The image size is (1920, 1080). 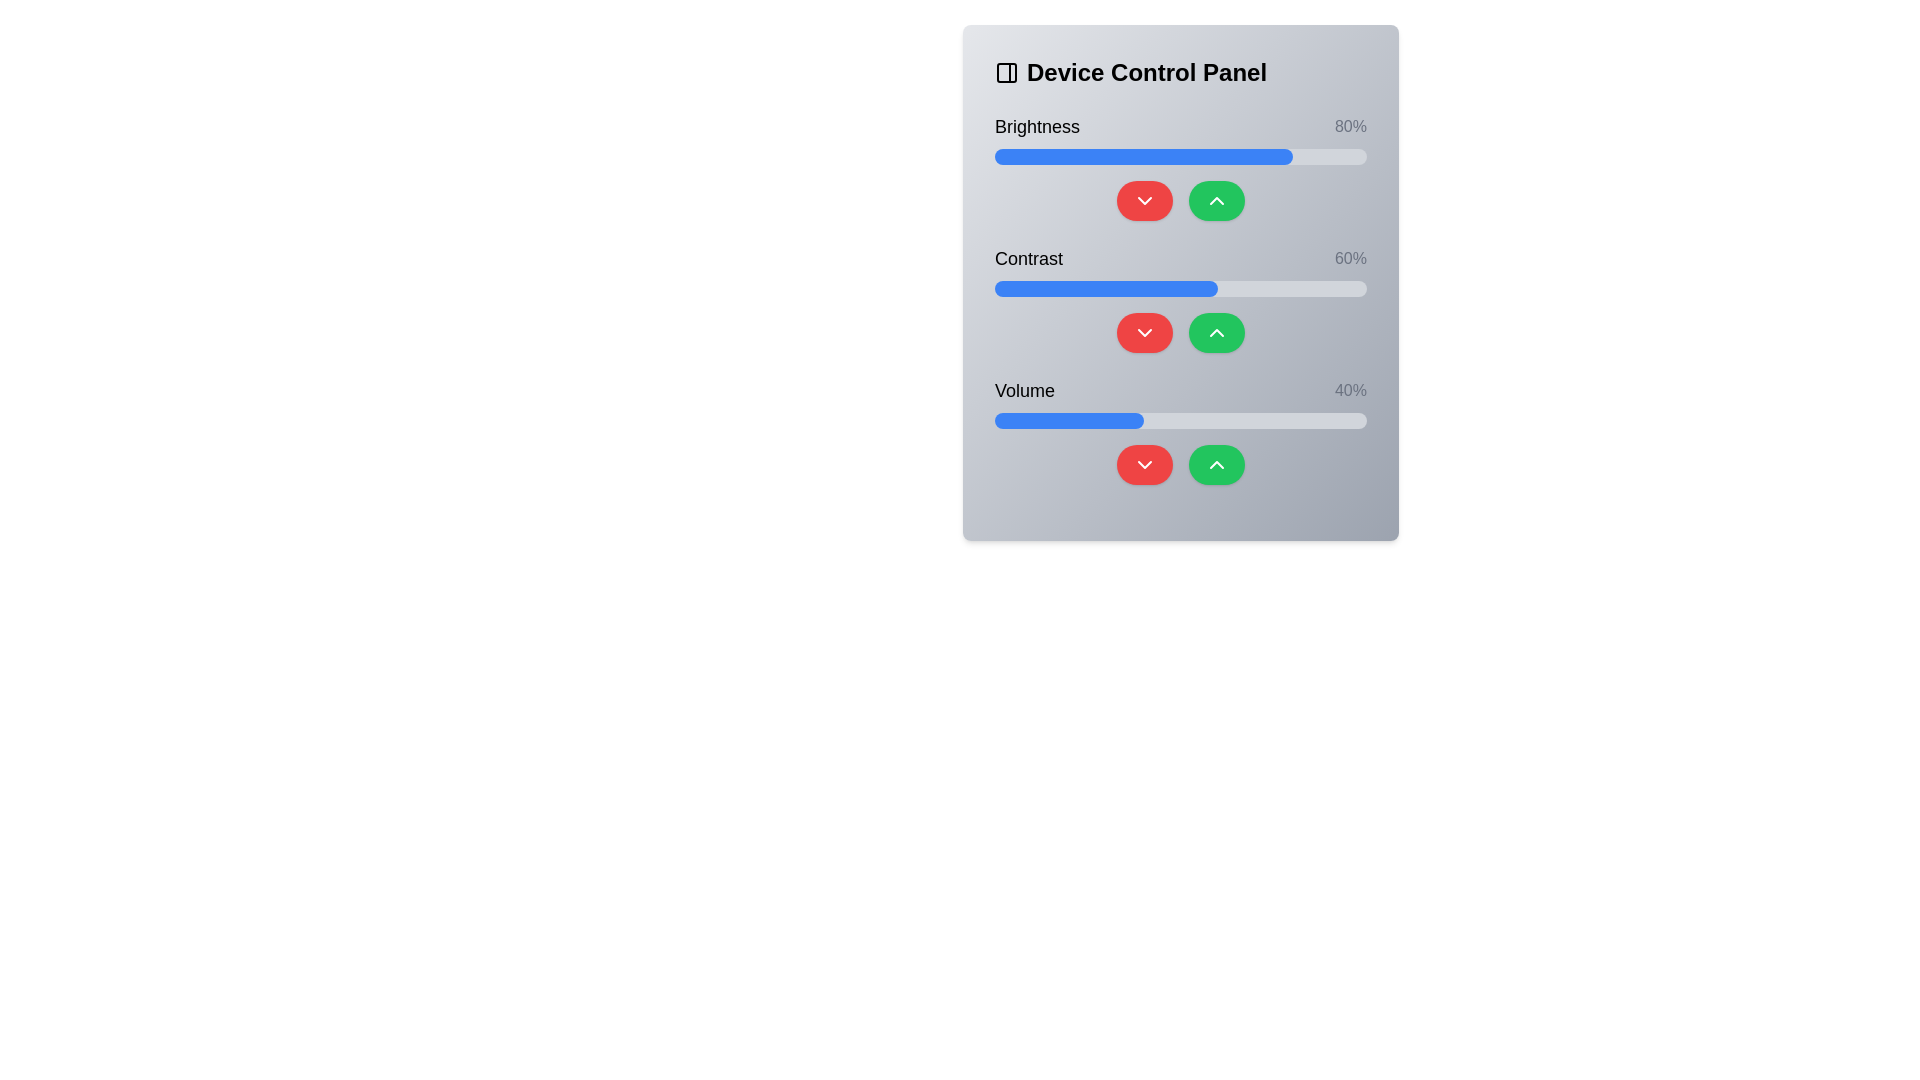 What do you see at coordinates (1180, 430) in the screenshot?
I see `the 'Volume' progress bar located at the bottom of the settings panel, which visually indicates the current volume level with a blue filled portion and displays '40%' on the right` at bounding box center [1180, 430].